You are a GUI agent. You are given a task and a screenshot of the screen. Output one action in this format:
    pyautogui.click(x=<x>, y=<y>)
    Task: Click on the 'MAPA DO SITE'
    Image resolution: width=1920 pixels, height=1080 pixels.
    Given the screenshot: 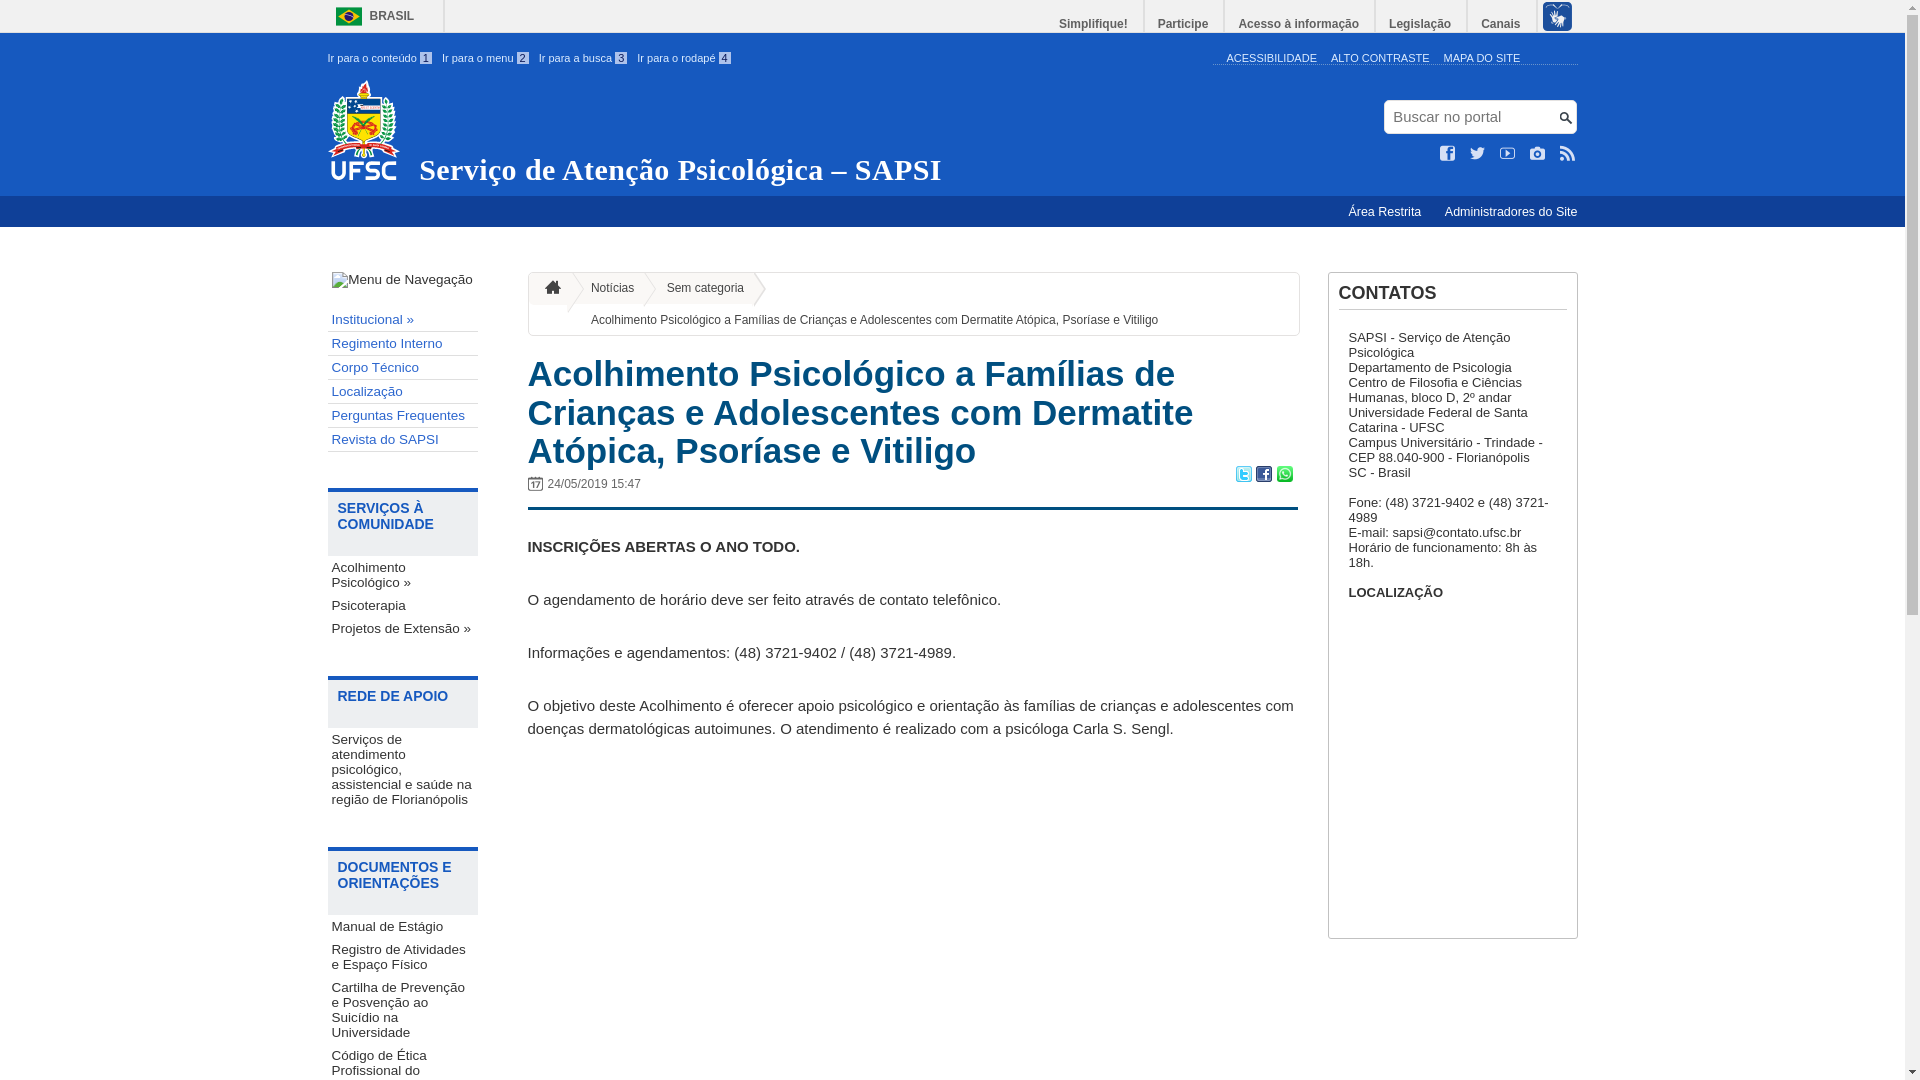 What is the action you would take?
    pyautogui.click(x=1482, y=56)
    